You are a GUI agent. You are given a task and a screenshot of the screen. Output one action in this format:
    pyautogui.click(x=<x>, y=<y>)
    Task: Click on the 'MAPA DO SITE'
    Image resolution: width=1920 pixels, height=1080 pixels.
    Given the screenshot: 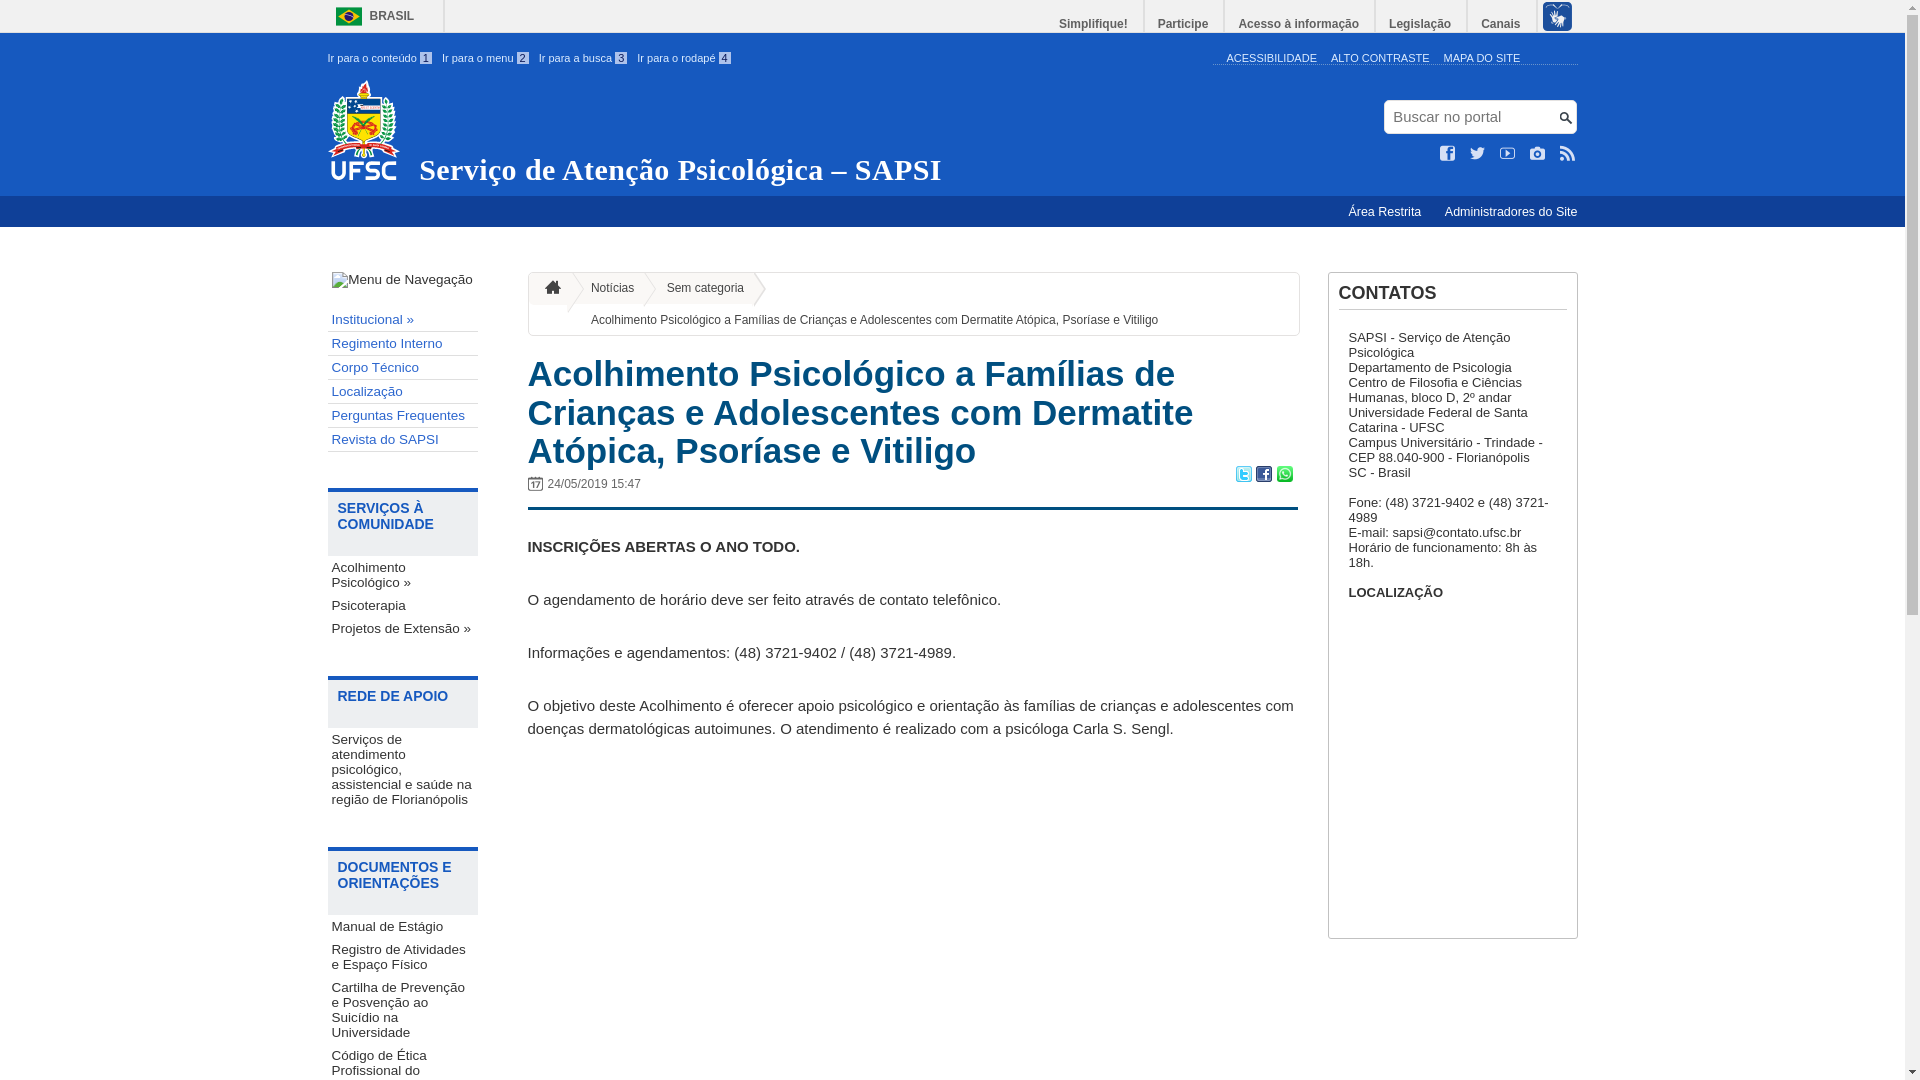 What is the action you would take?
    pyautogui.click(x=1482, y=56)
    